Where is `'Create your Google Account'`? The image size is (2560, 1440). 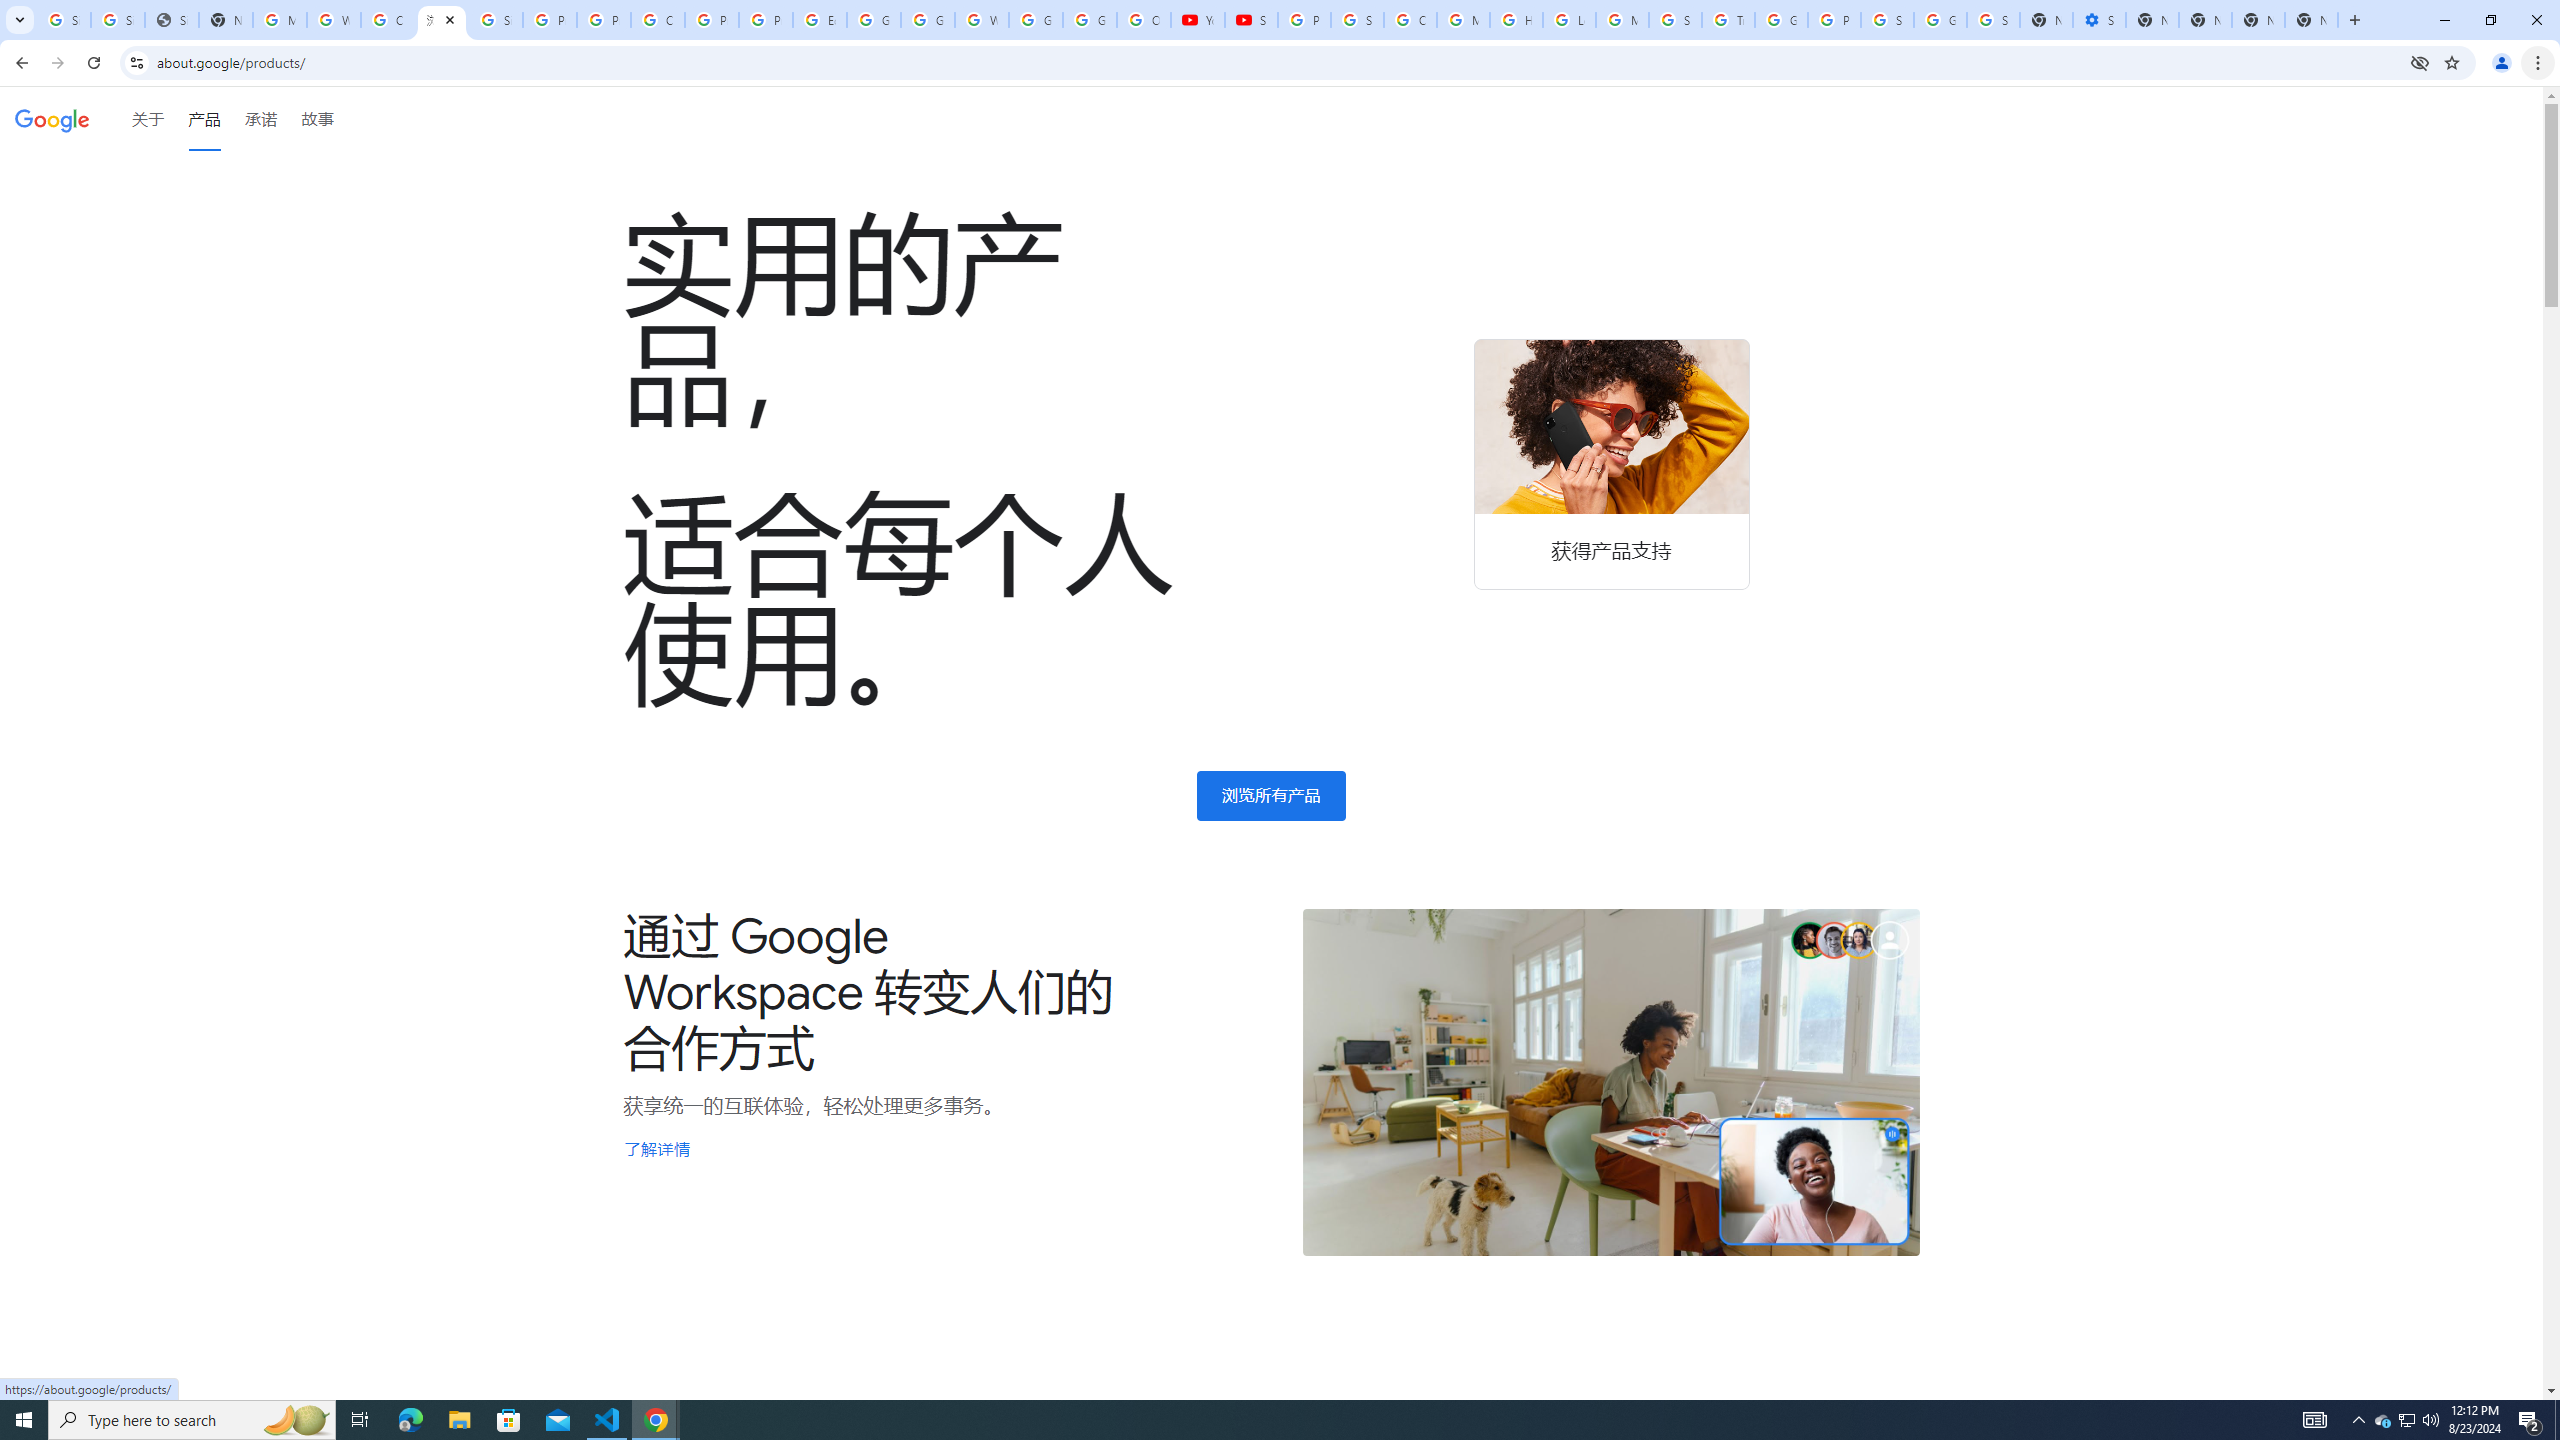
'Create your Google Account' is located at coordinates (656, 19).